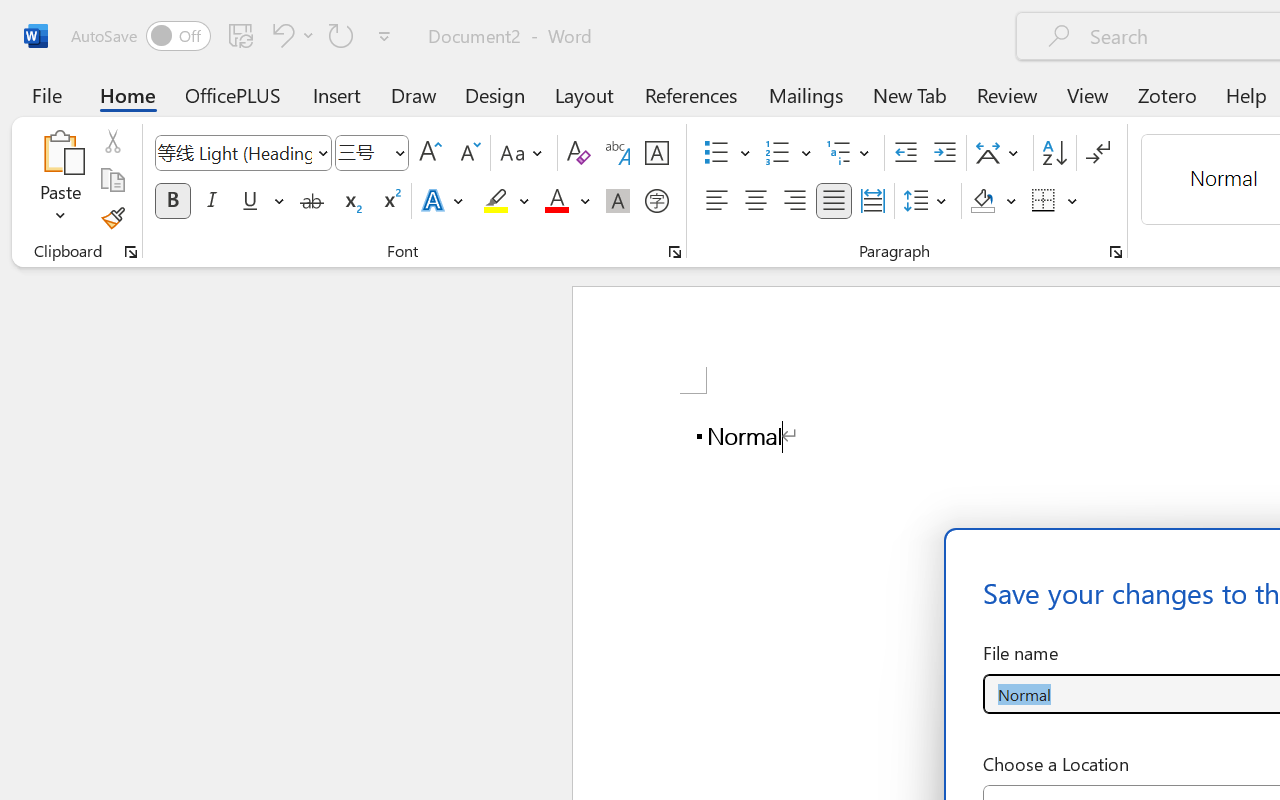 The width and height of the screenshot is (1280, 800). Describe the element at coordinates (566, 201) in the screenshot. I see `'Font Color'` at that location.